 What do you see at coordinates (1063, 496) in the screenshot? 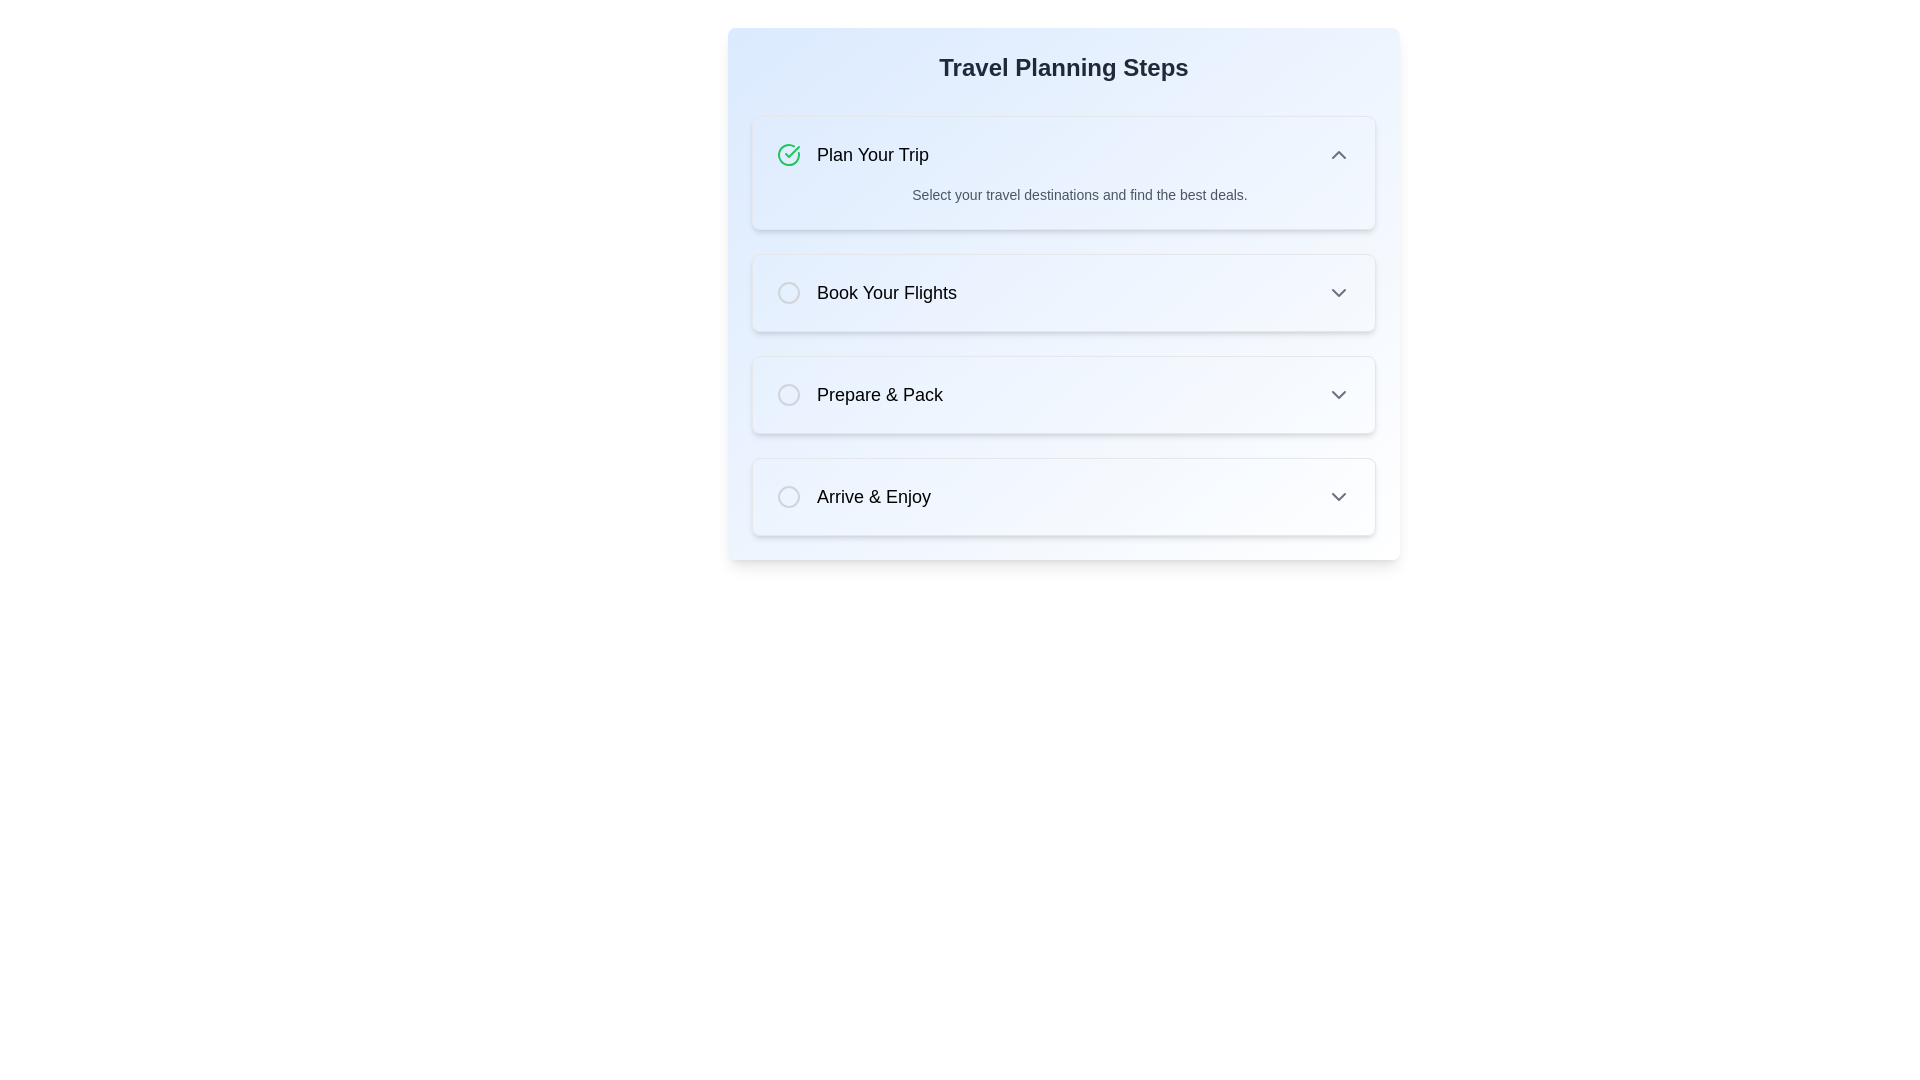
I see `the 'Arrive & Enjoy' button, which is the fourth button in the vertically-stacked menu under 'Travel Planning Steps'` at bounding box center [1063, 496].